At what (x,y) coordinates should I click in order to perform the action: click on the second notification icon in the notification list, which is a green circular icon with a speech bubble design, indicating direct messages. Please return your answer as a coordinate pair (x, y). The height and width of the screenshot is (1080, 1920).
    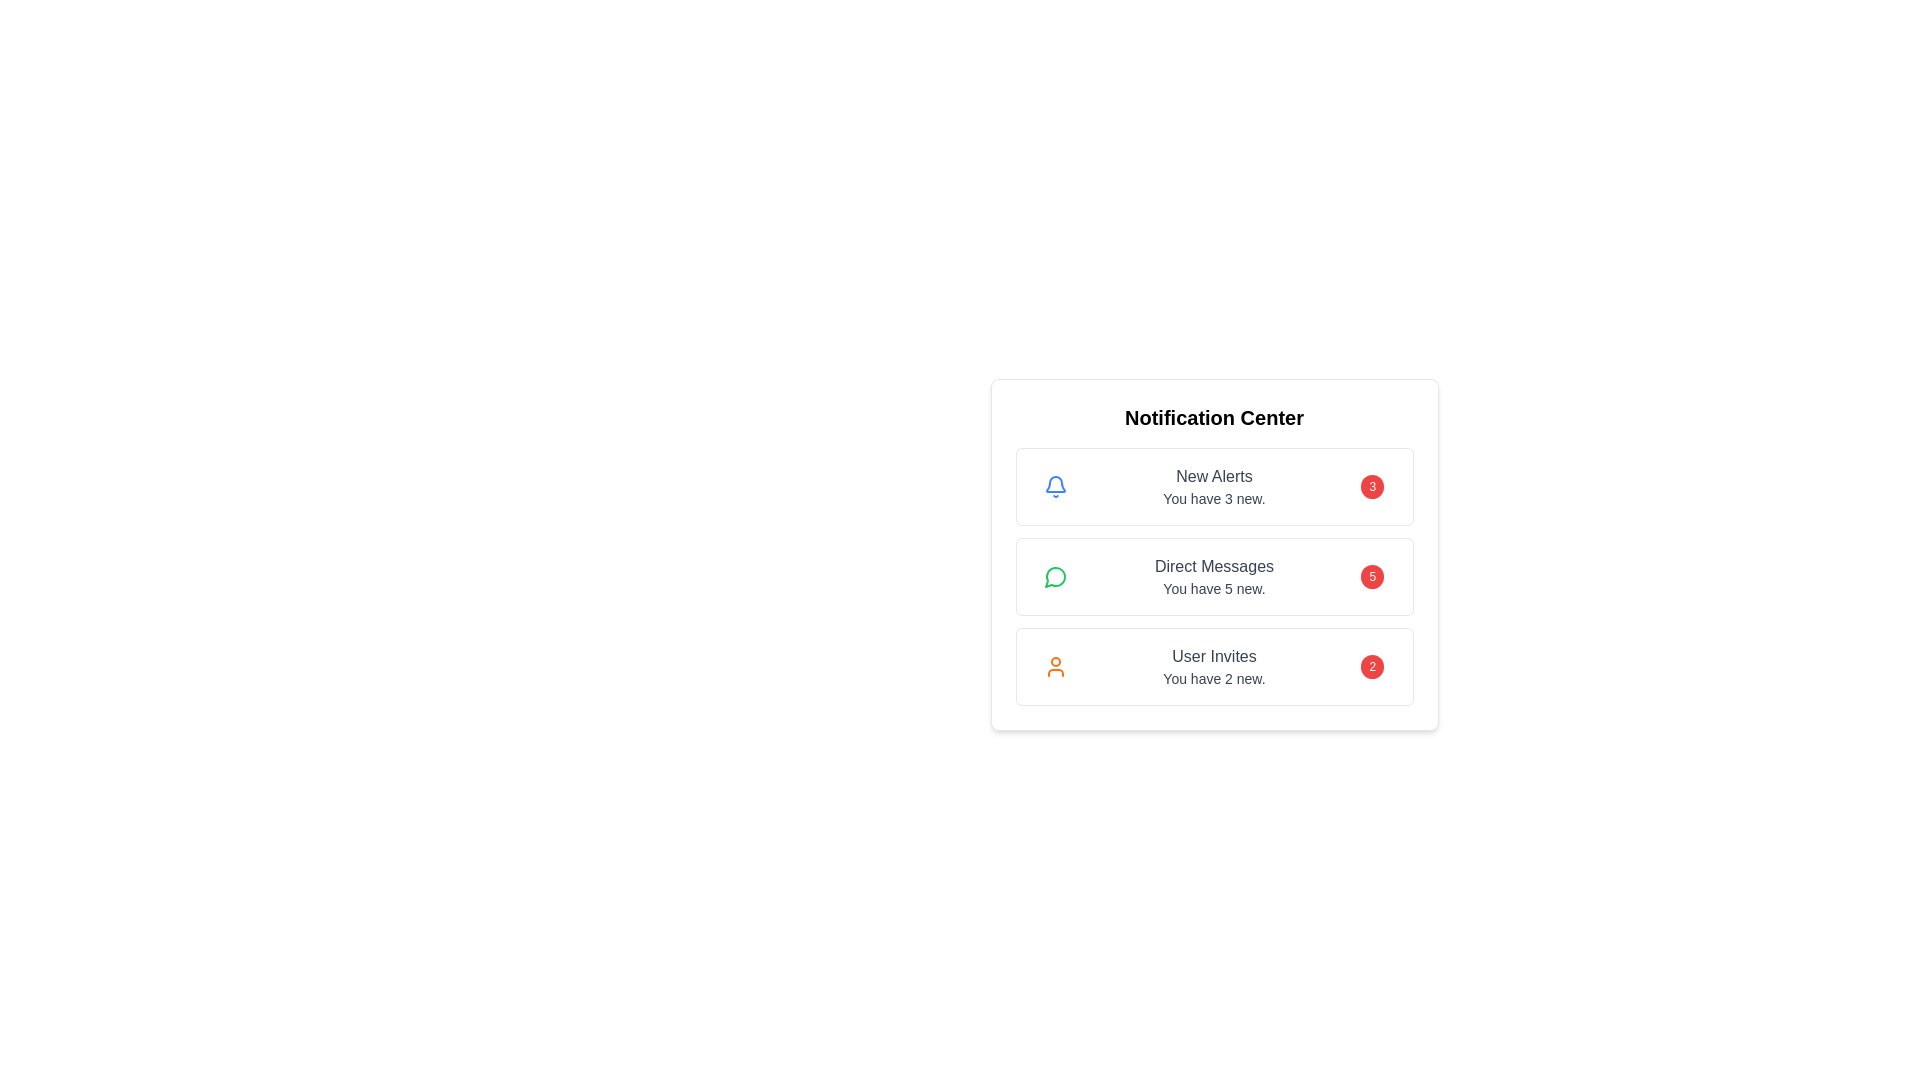
    Looking at the image, I should click on (1054, 577).